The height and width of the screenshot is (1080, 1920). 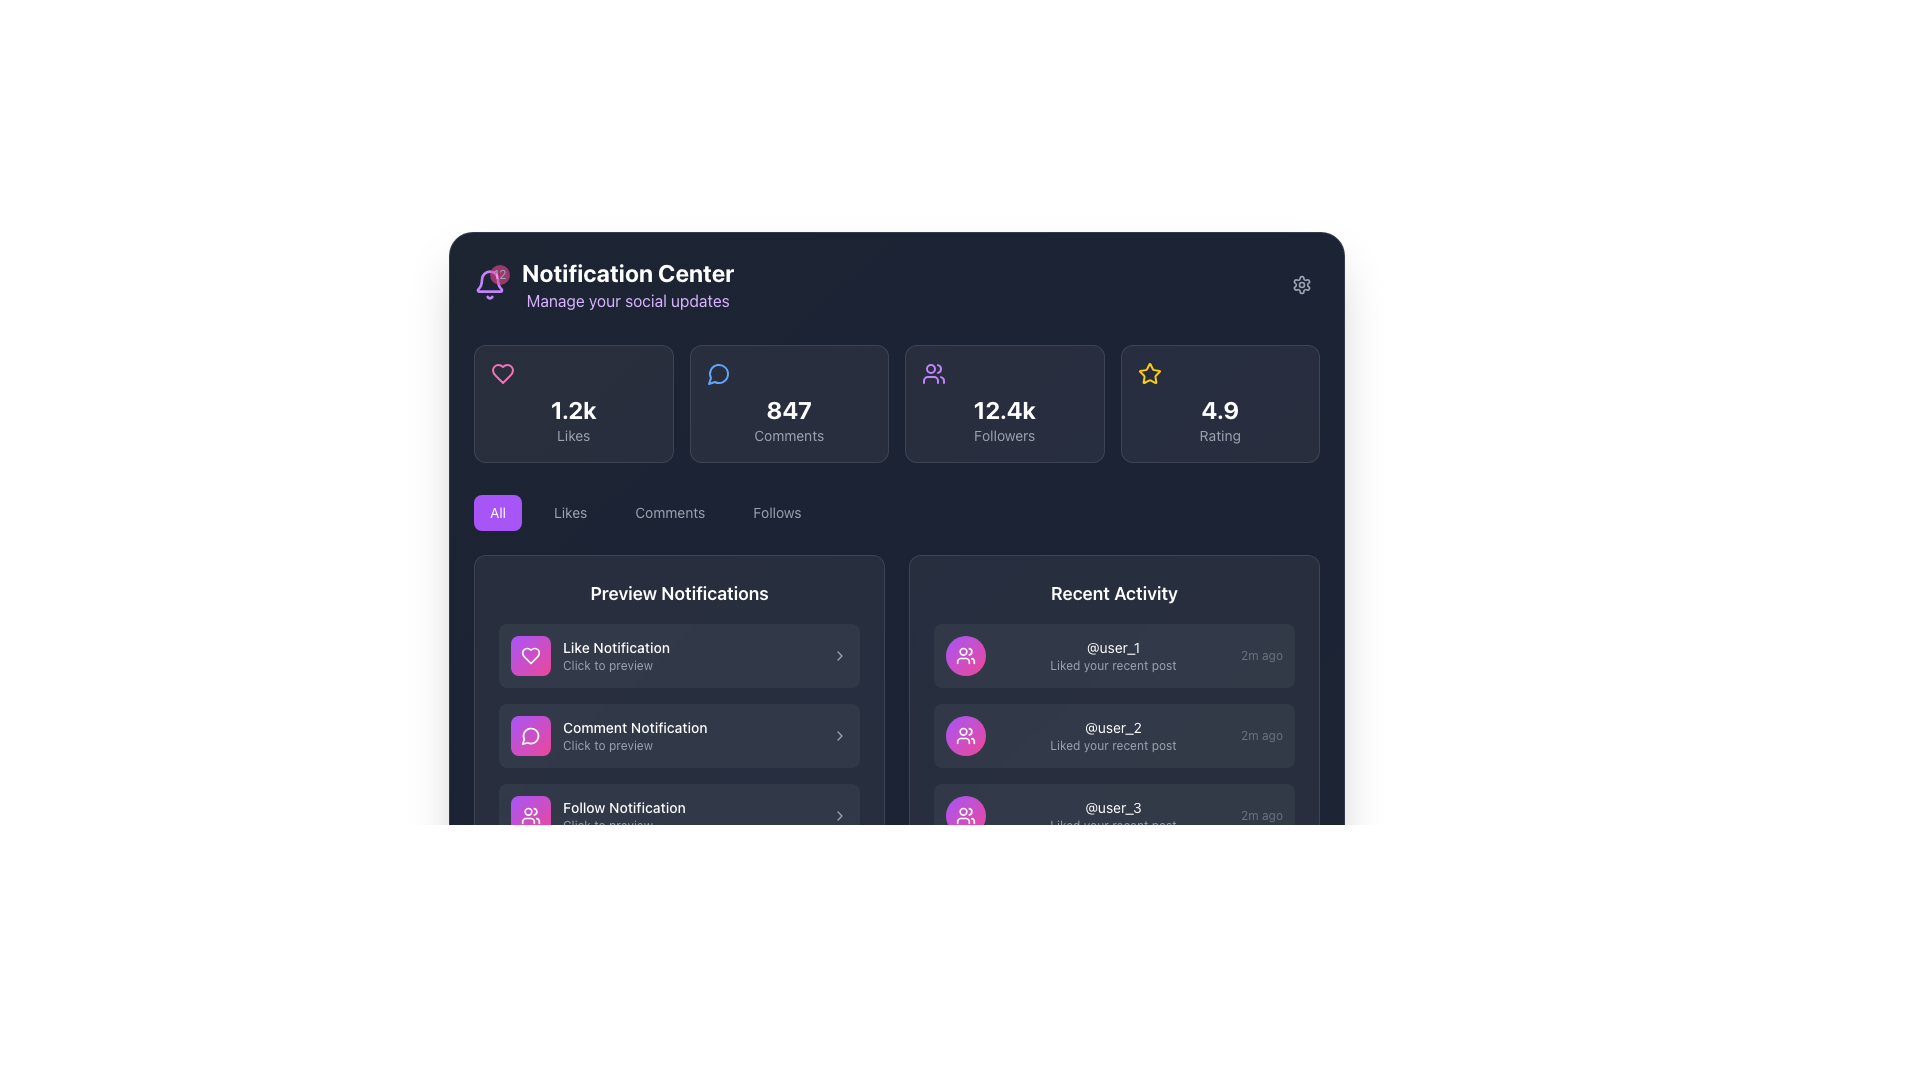 I want to click on the Avatar styled as a circular gradient background with a white user group icon, located in the 'Recent Activity' section next to '@user_3 Liked your recent post', so click(x=965, y=816).